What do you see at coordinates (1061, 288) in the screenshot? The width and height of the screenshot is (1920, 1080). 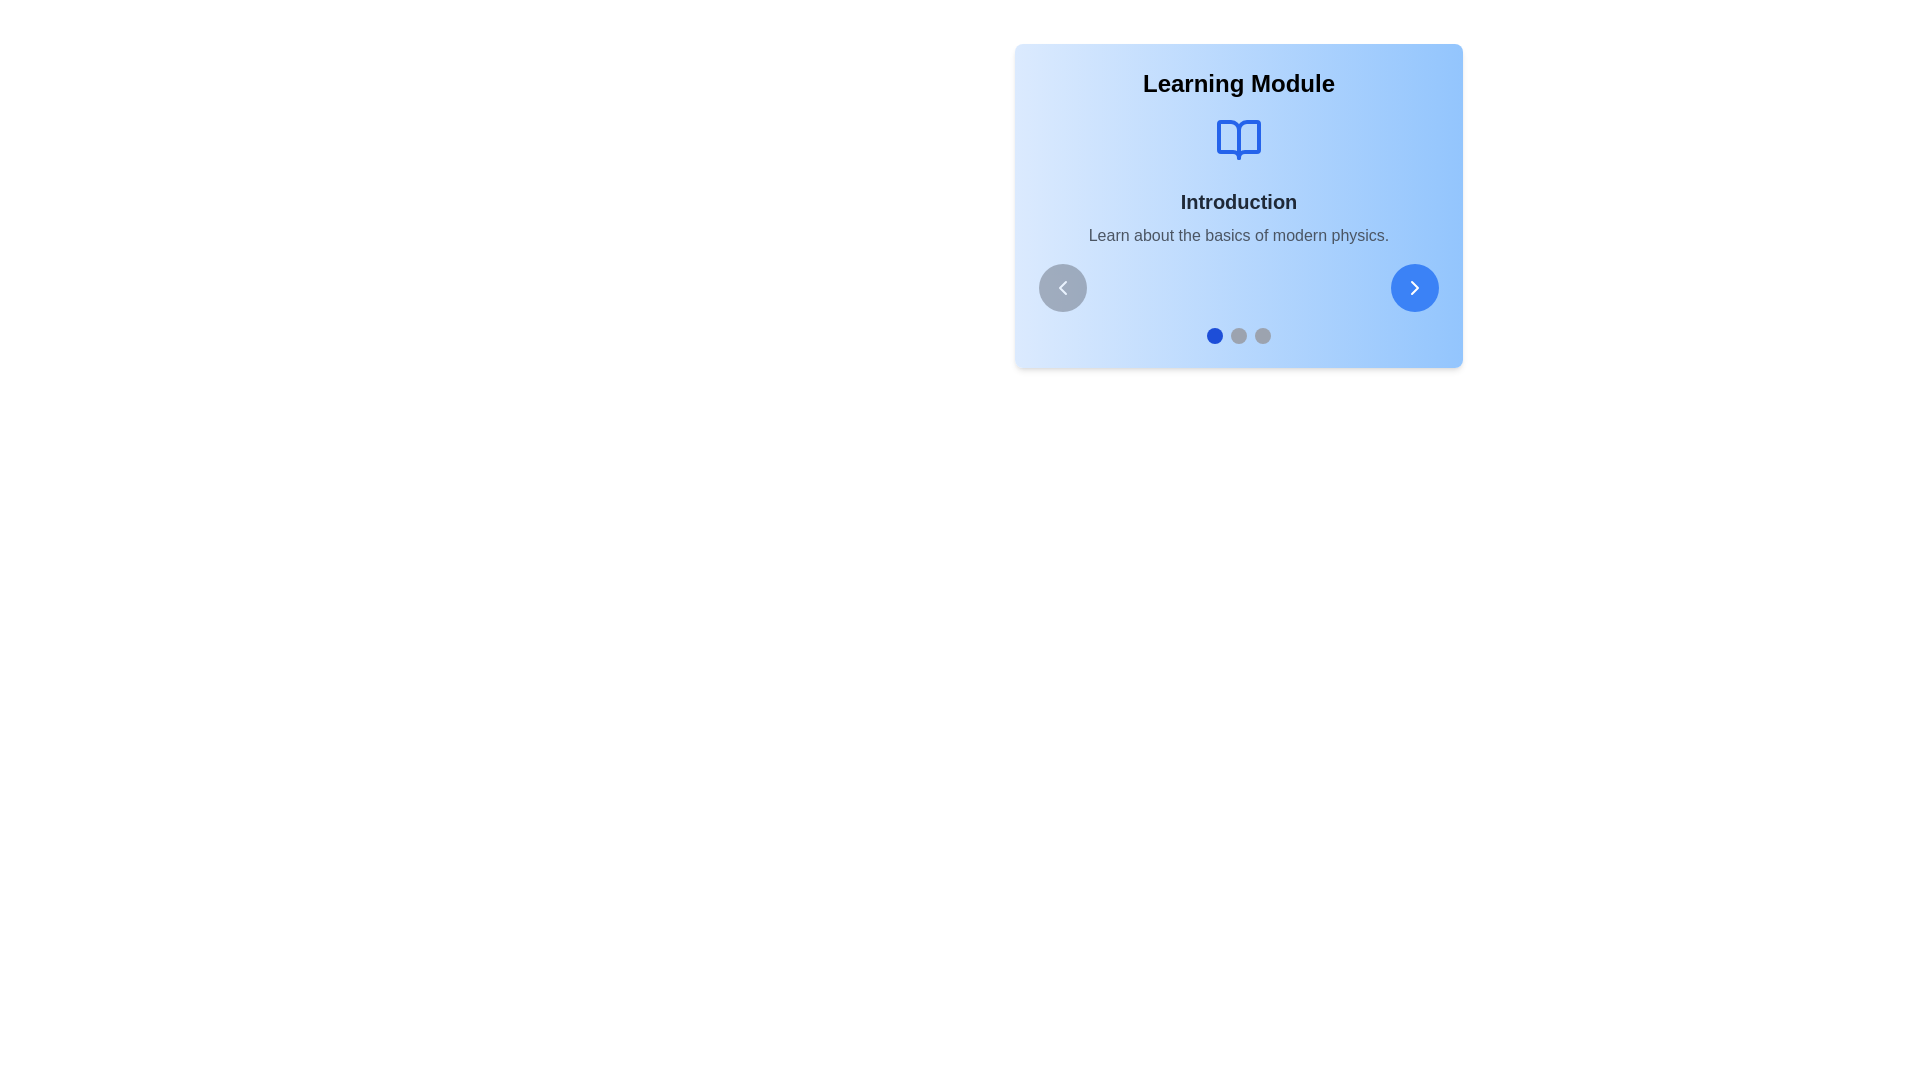 I see `the backward navigation arrow located within the rounded button on the left side of the interface` at bounding box center [1061, 288].